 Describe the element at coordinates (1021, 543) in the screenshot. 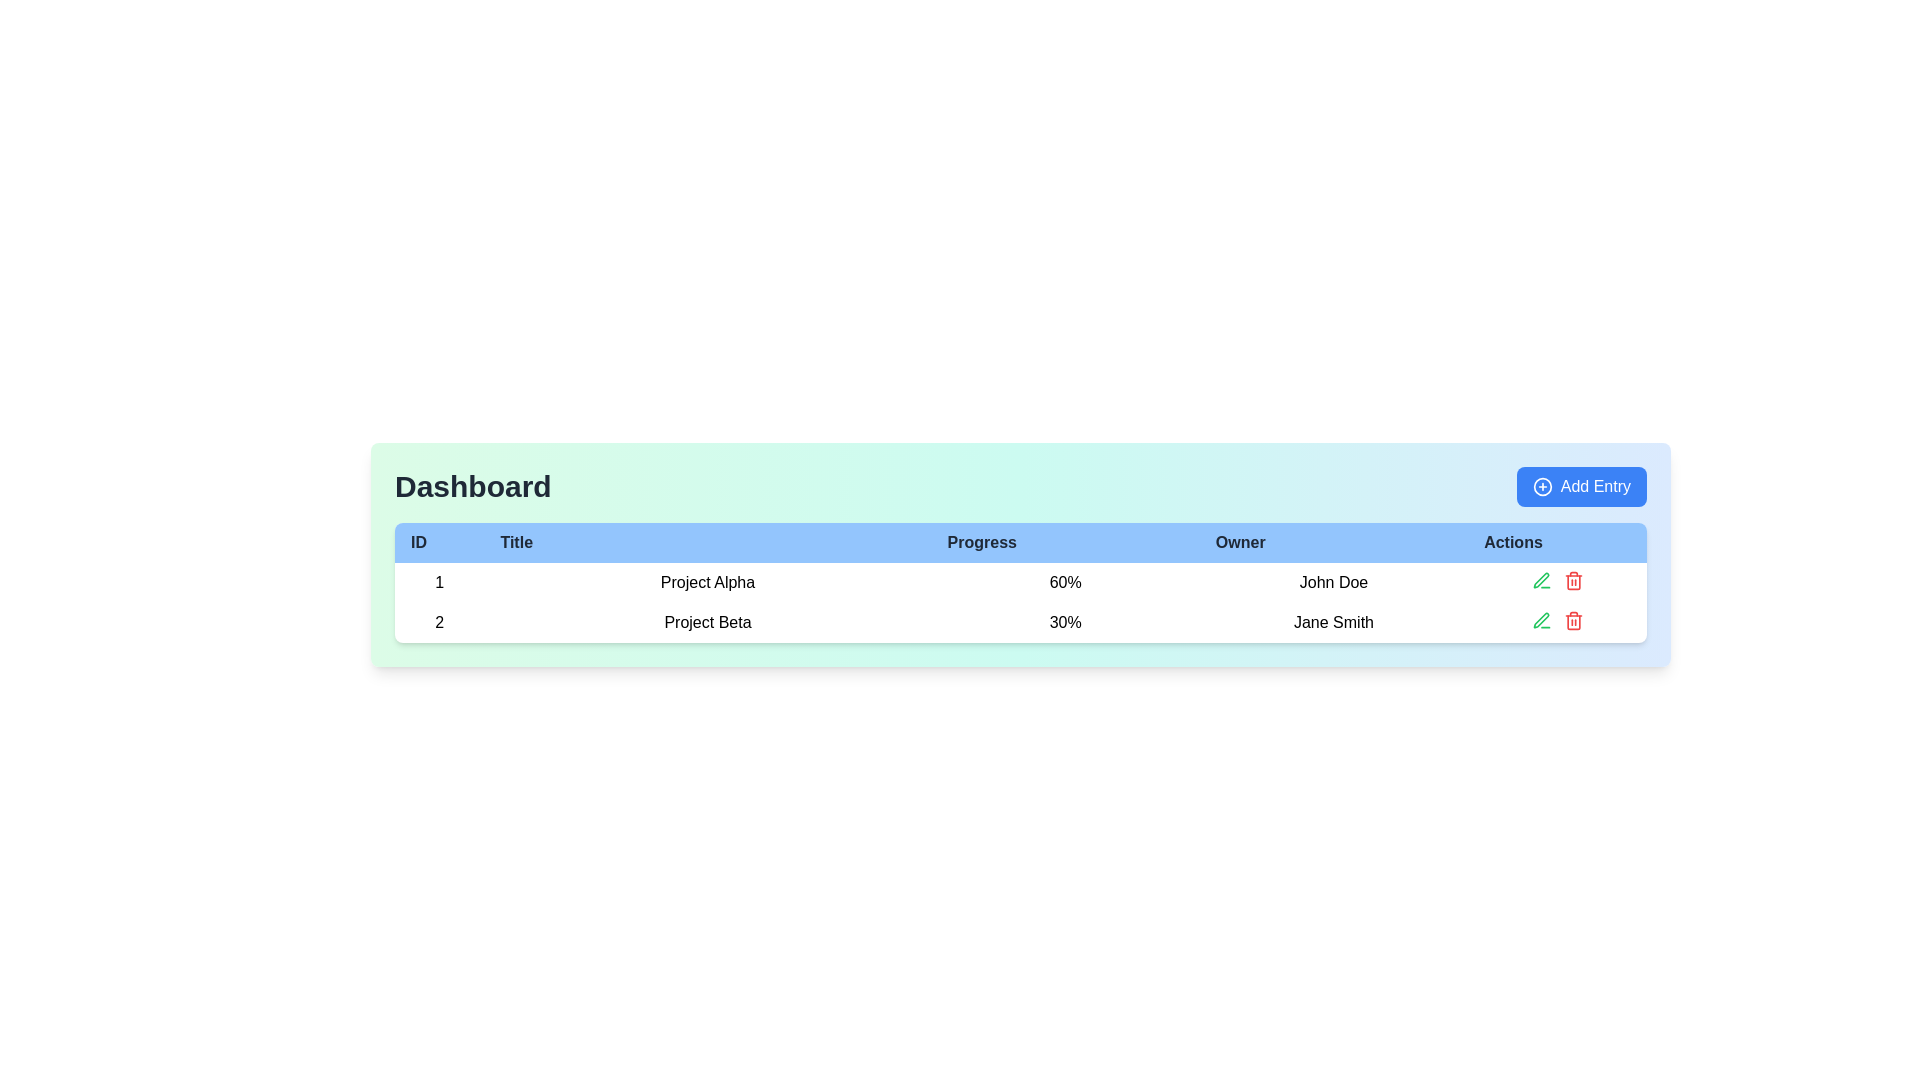

I see `the header row of the table` at that location.